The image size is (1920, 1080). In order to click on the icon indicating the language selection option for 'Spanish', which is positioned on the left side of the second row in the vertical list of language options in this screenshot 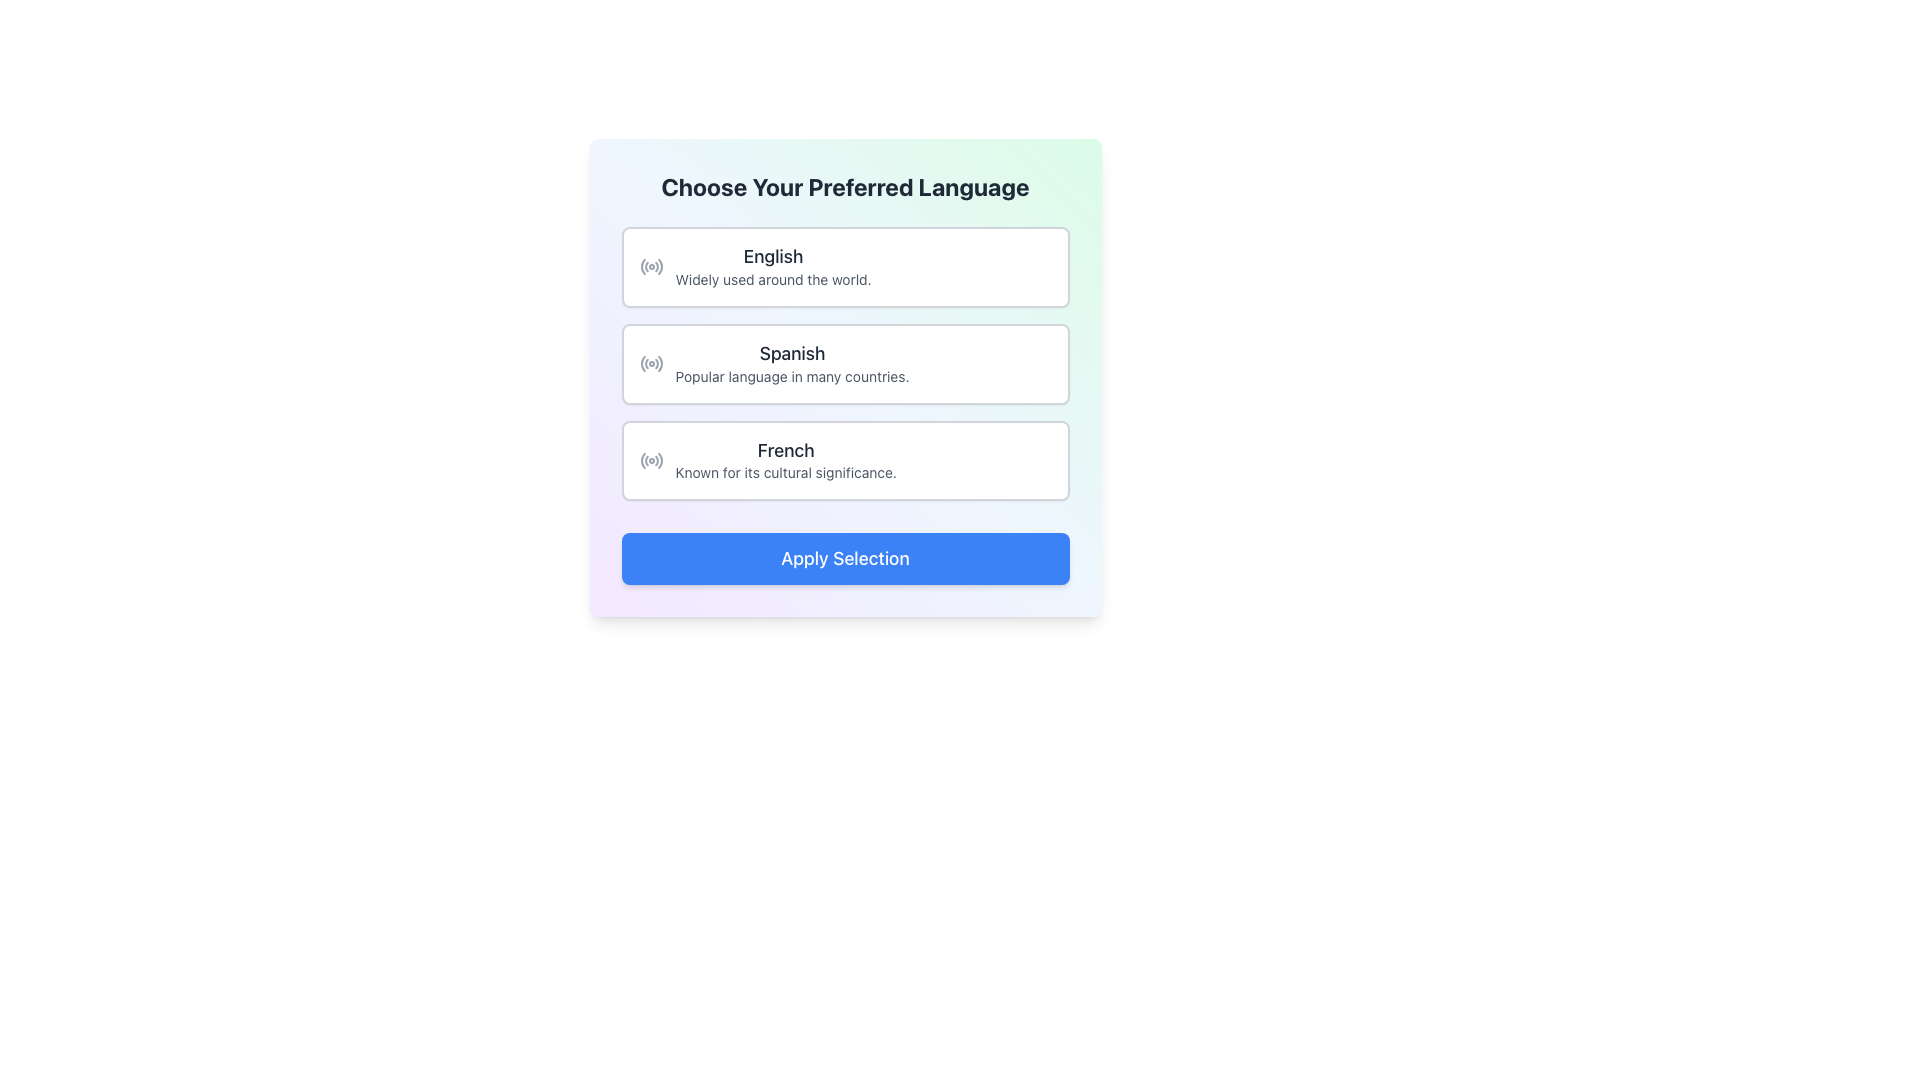, I will do `click(651, 364)`.